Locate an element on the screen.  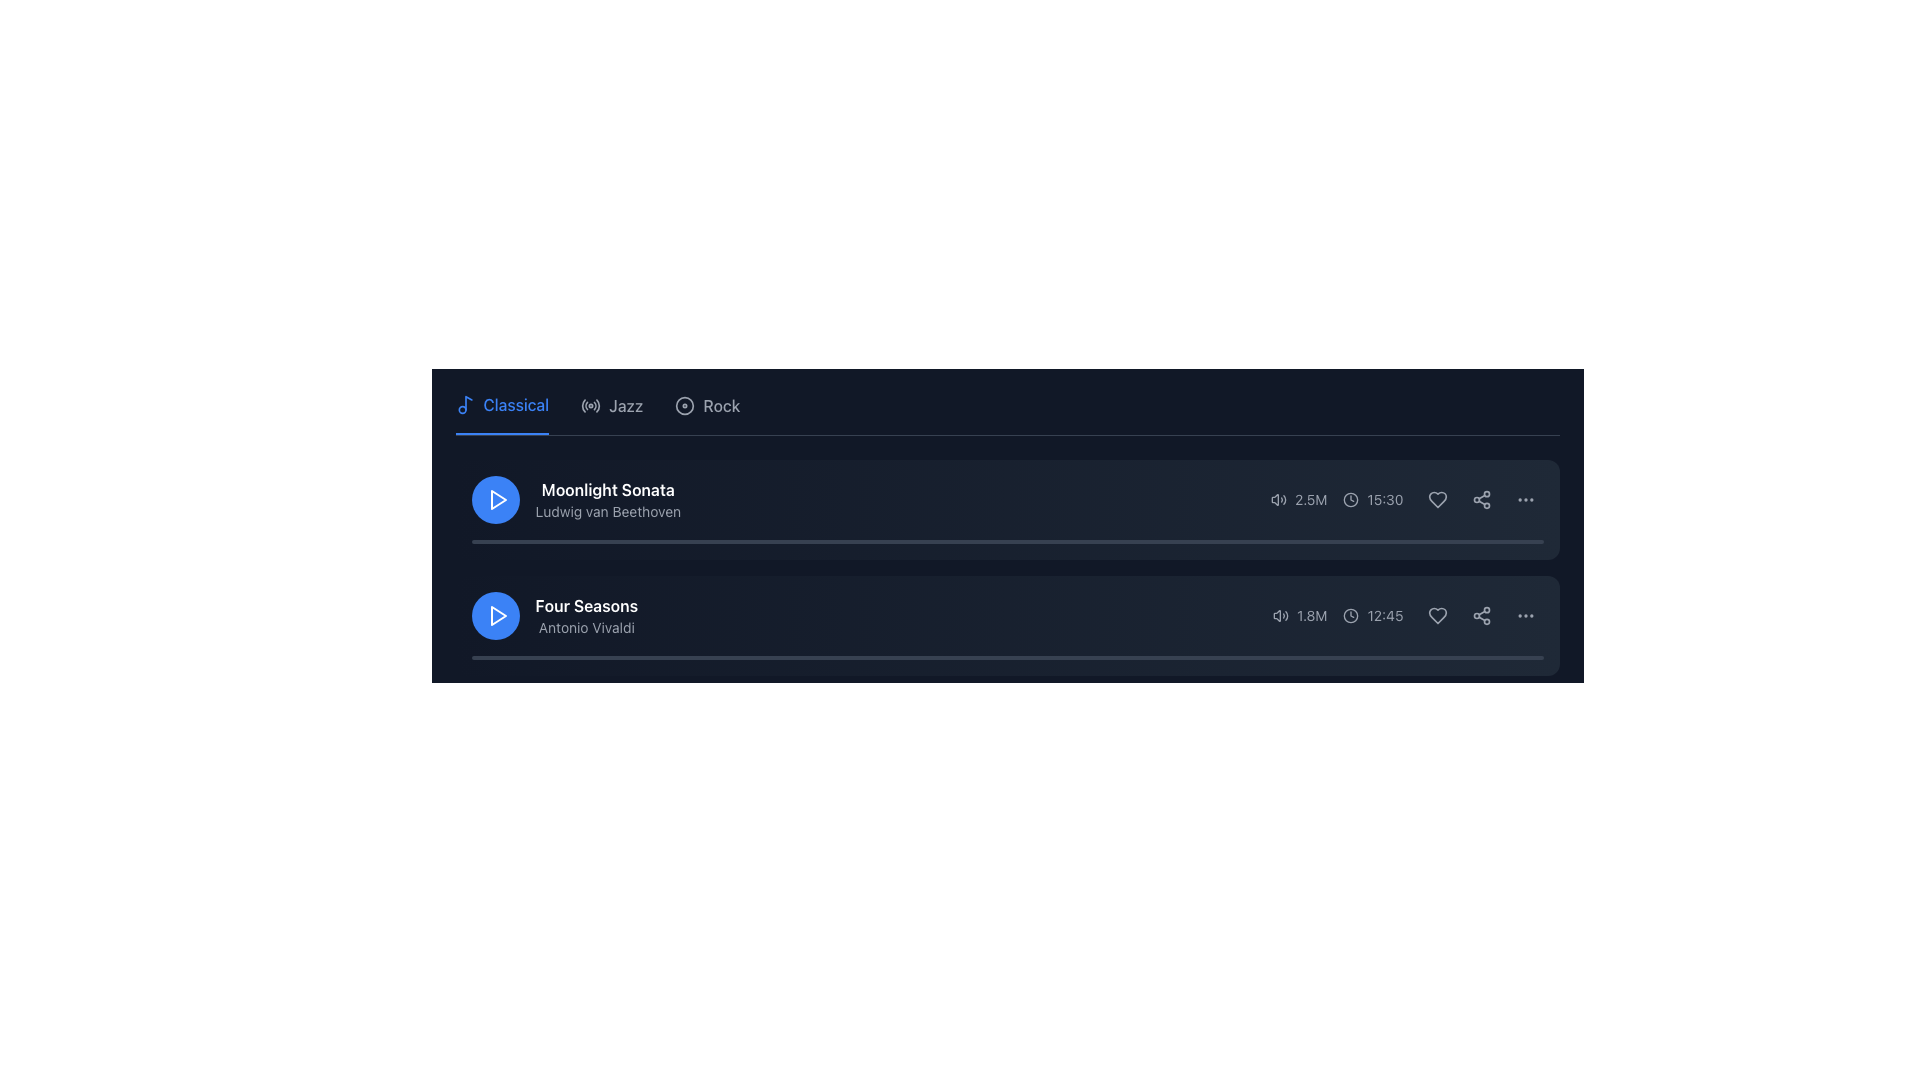
the playback progress visually on the progress bar located below the title and artist information for the track 'Four Seasons' in the music playlist is located at coordinates (1007, 658).